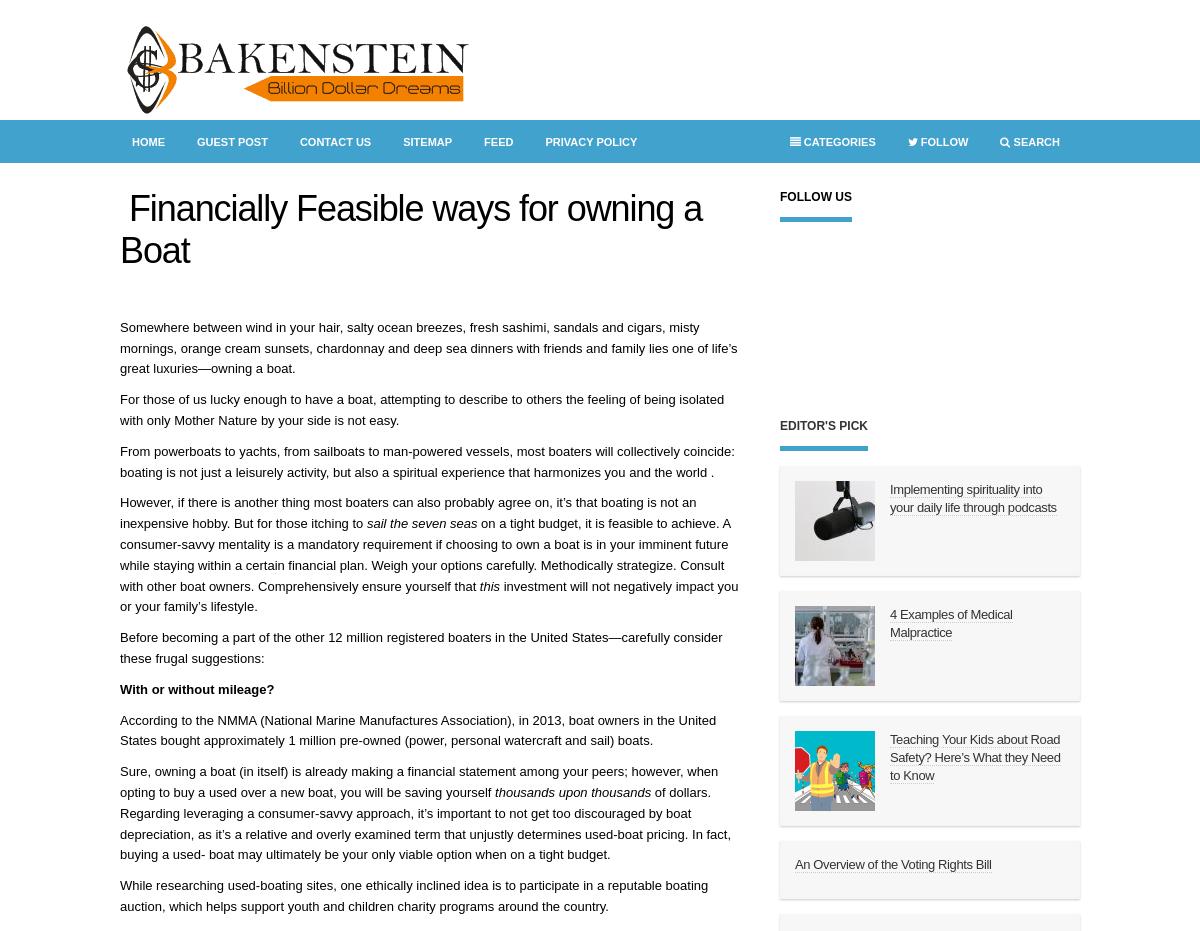 This screenshot has height=931, width=1200. I want to click on 'Teaching Your Kids about Road Safety? Here’s What they Need to Know', so click(889, 757).